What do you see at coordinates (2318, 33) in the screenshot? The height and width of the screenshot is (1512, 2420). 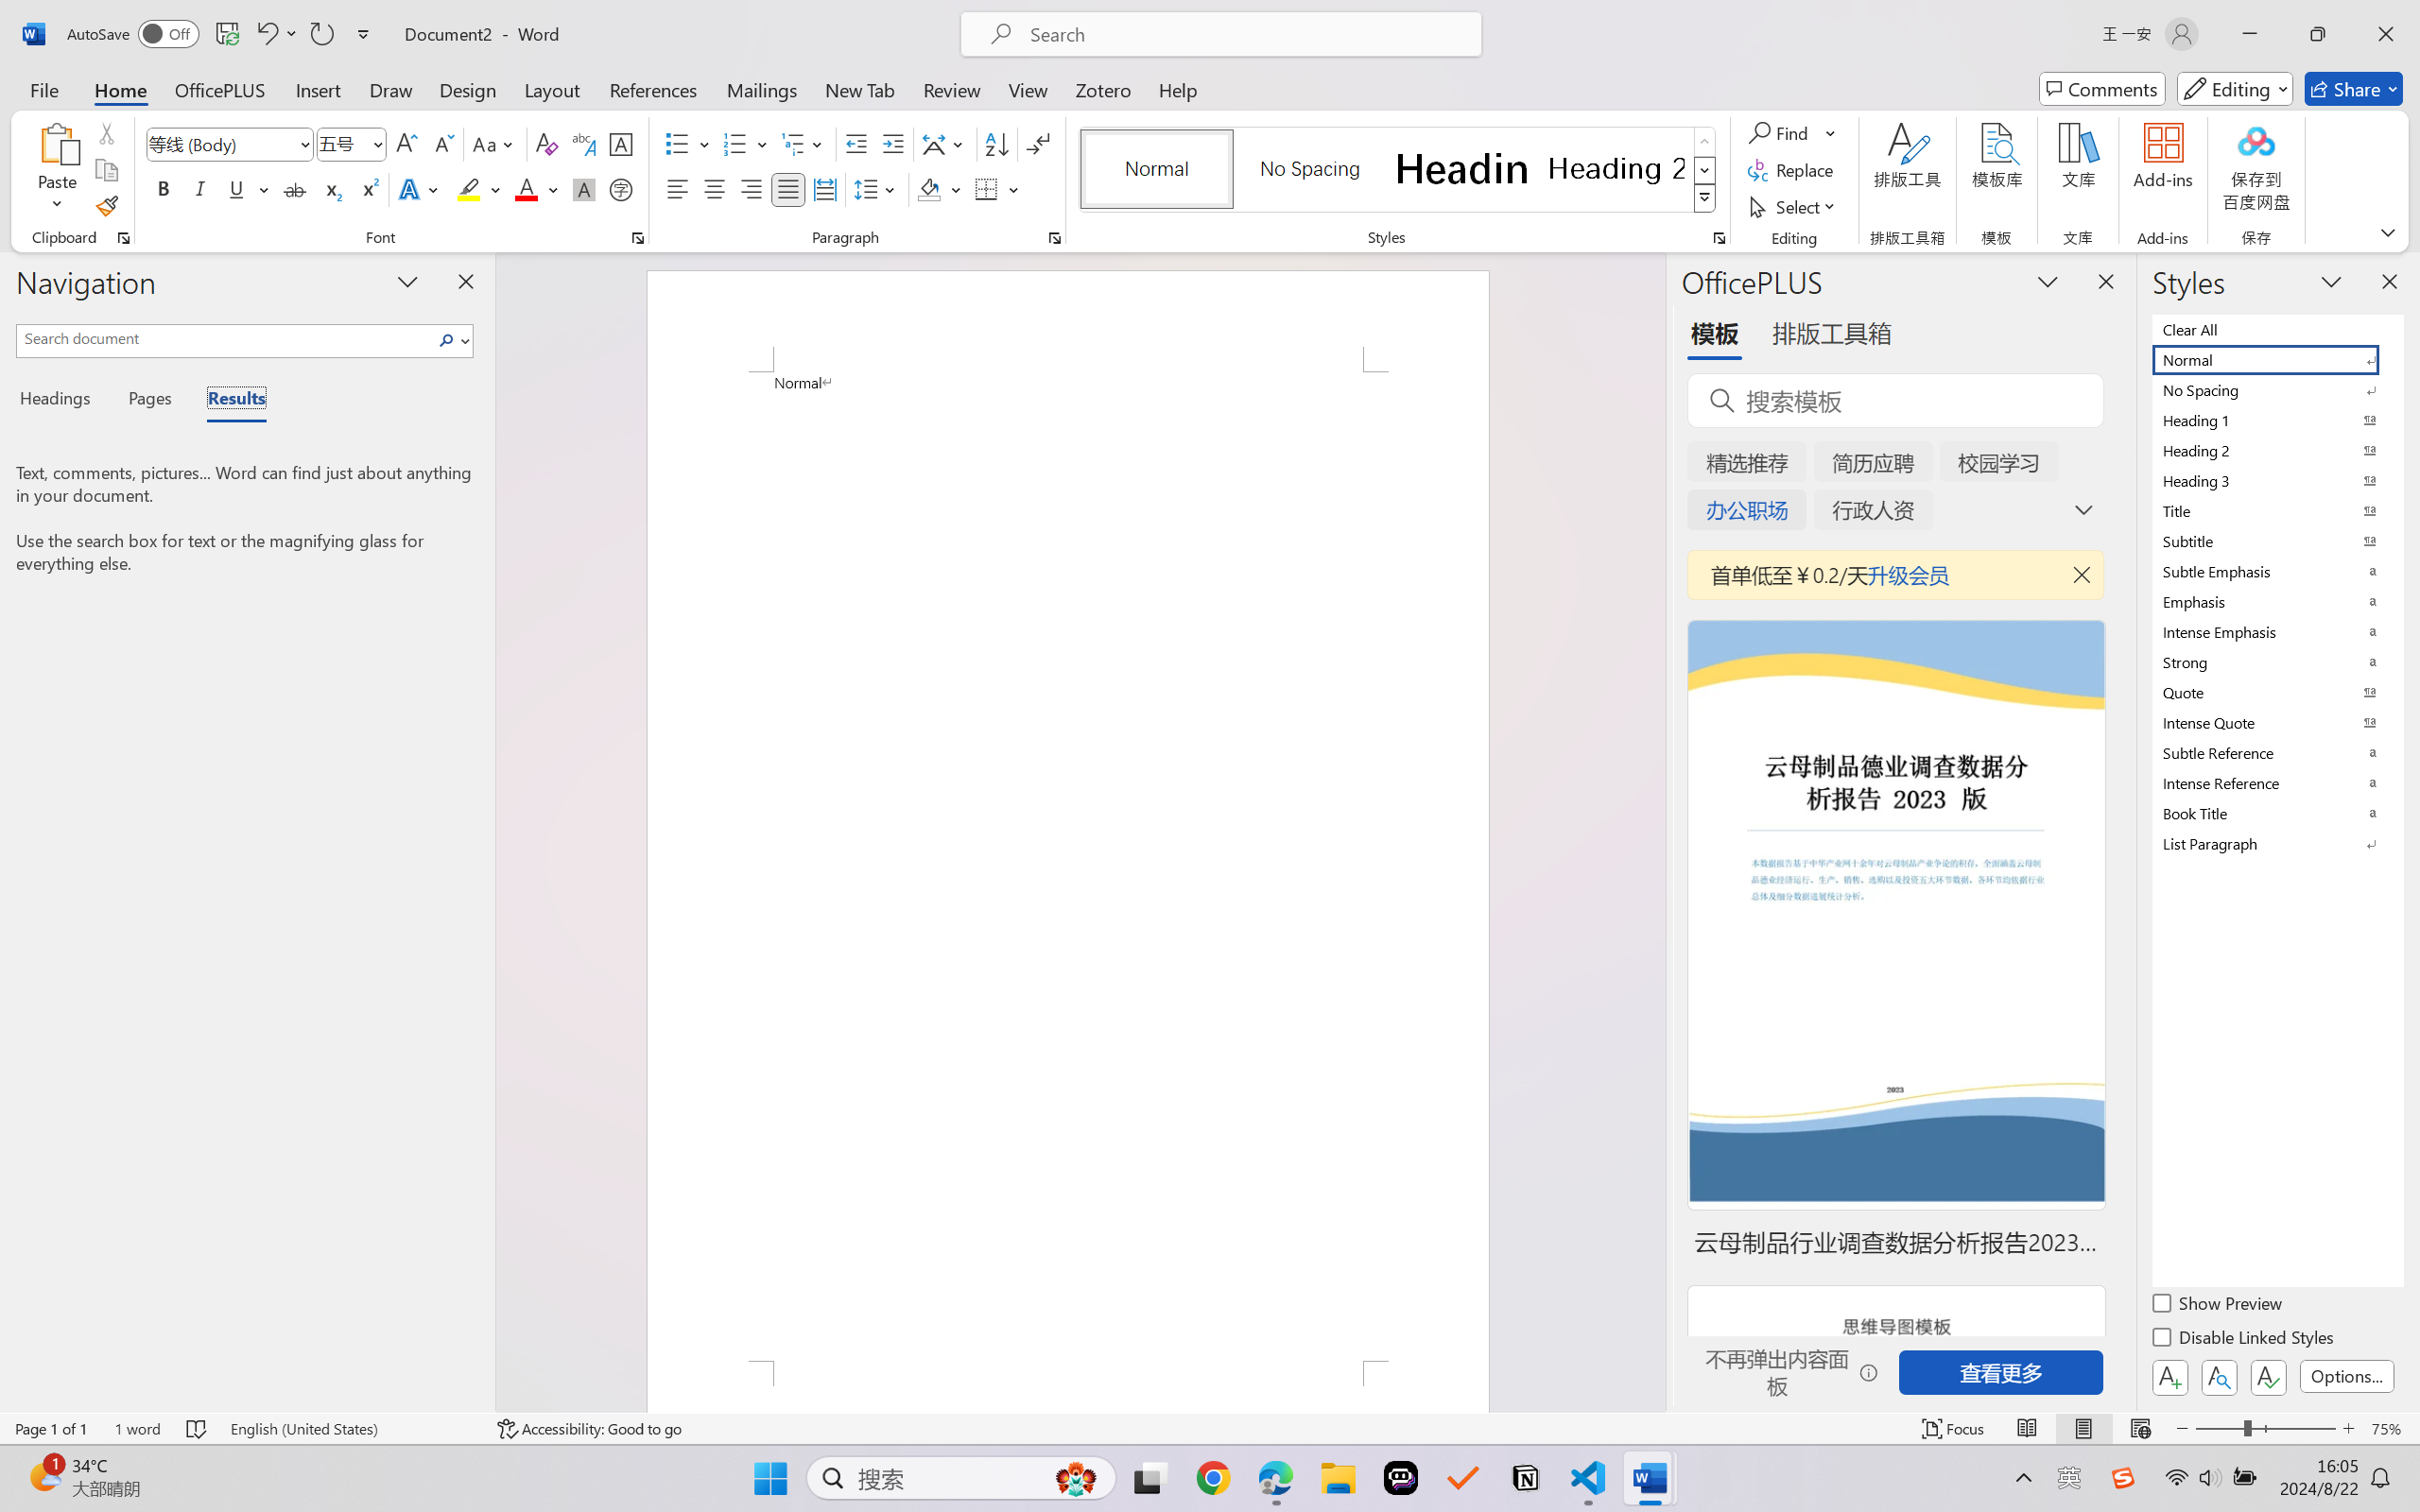 I see `'Restore Down'` at bounding box center [2318, 33].